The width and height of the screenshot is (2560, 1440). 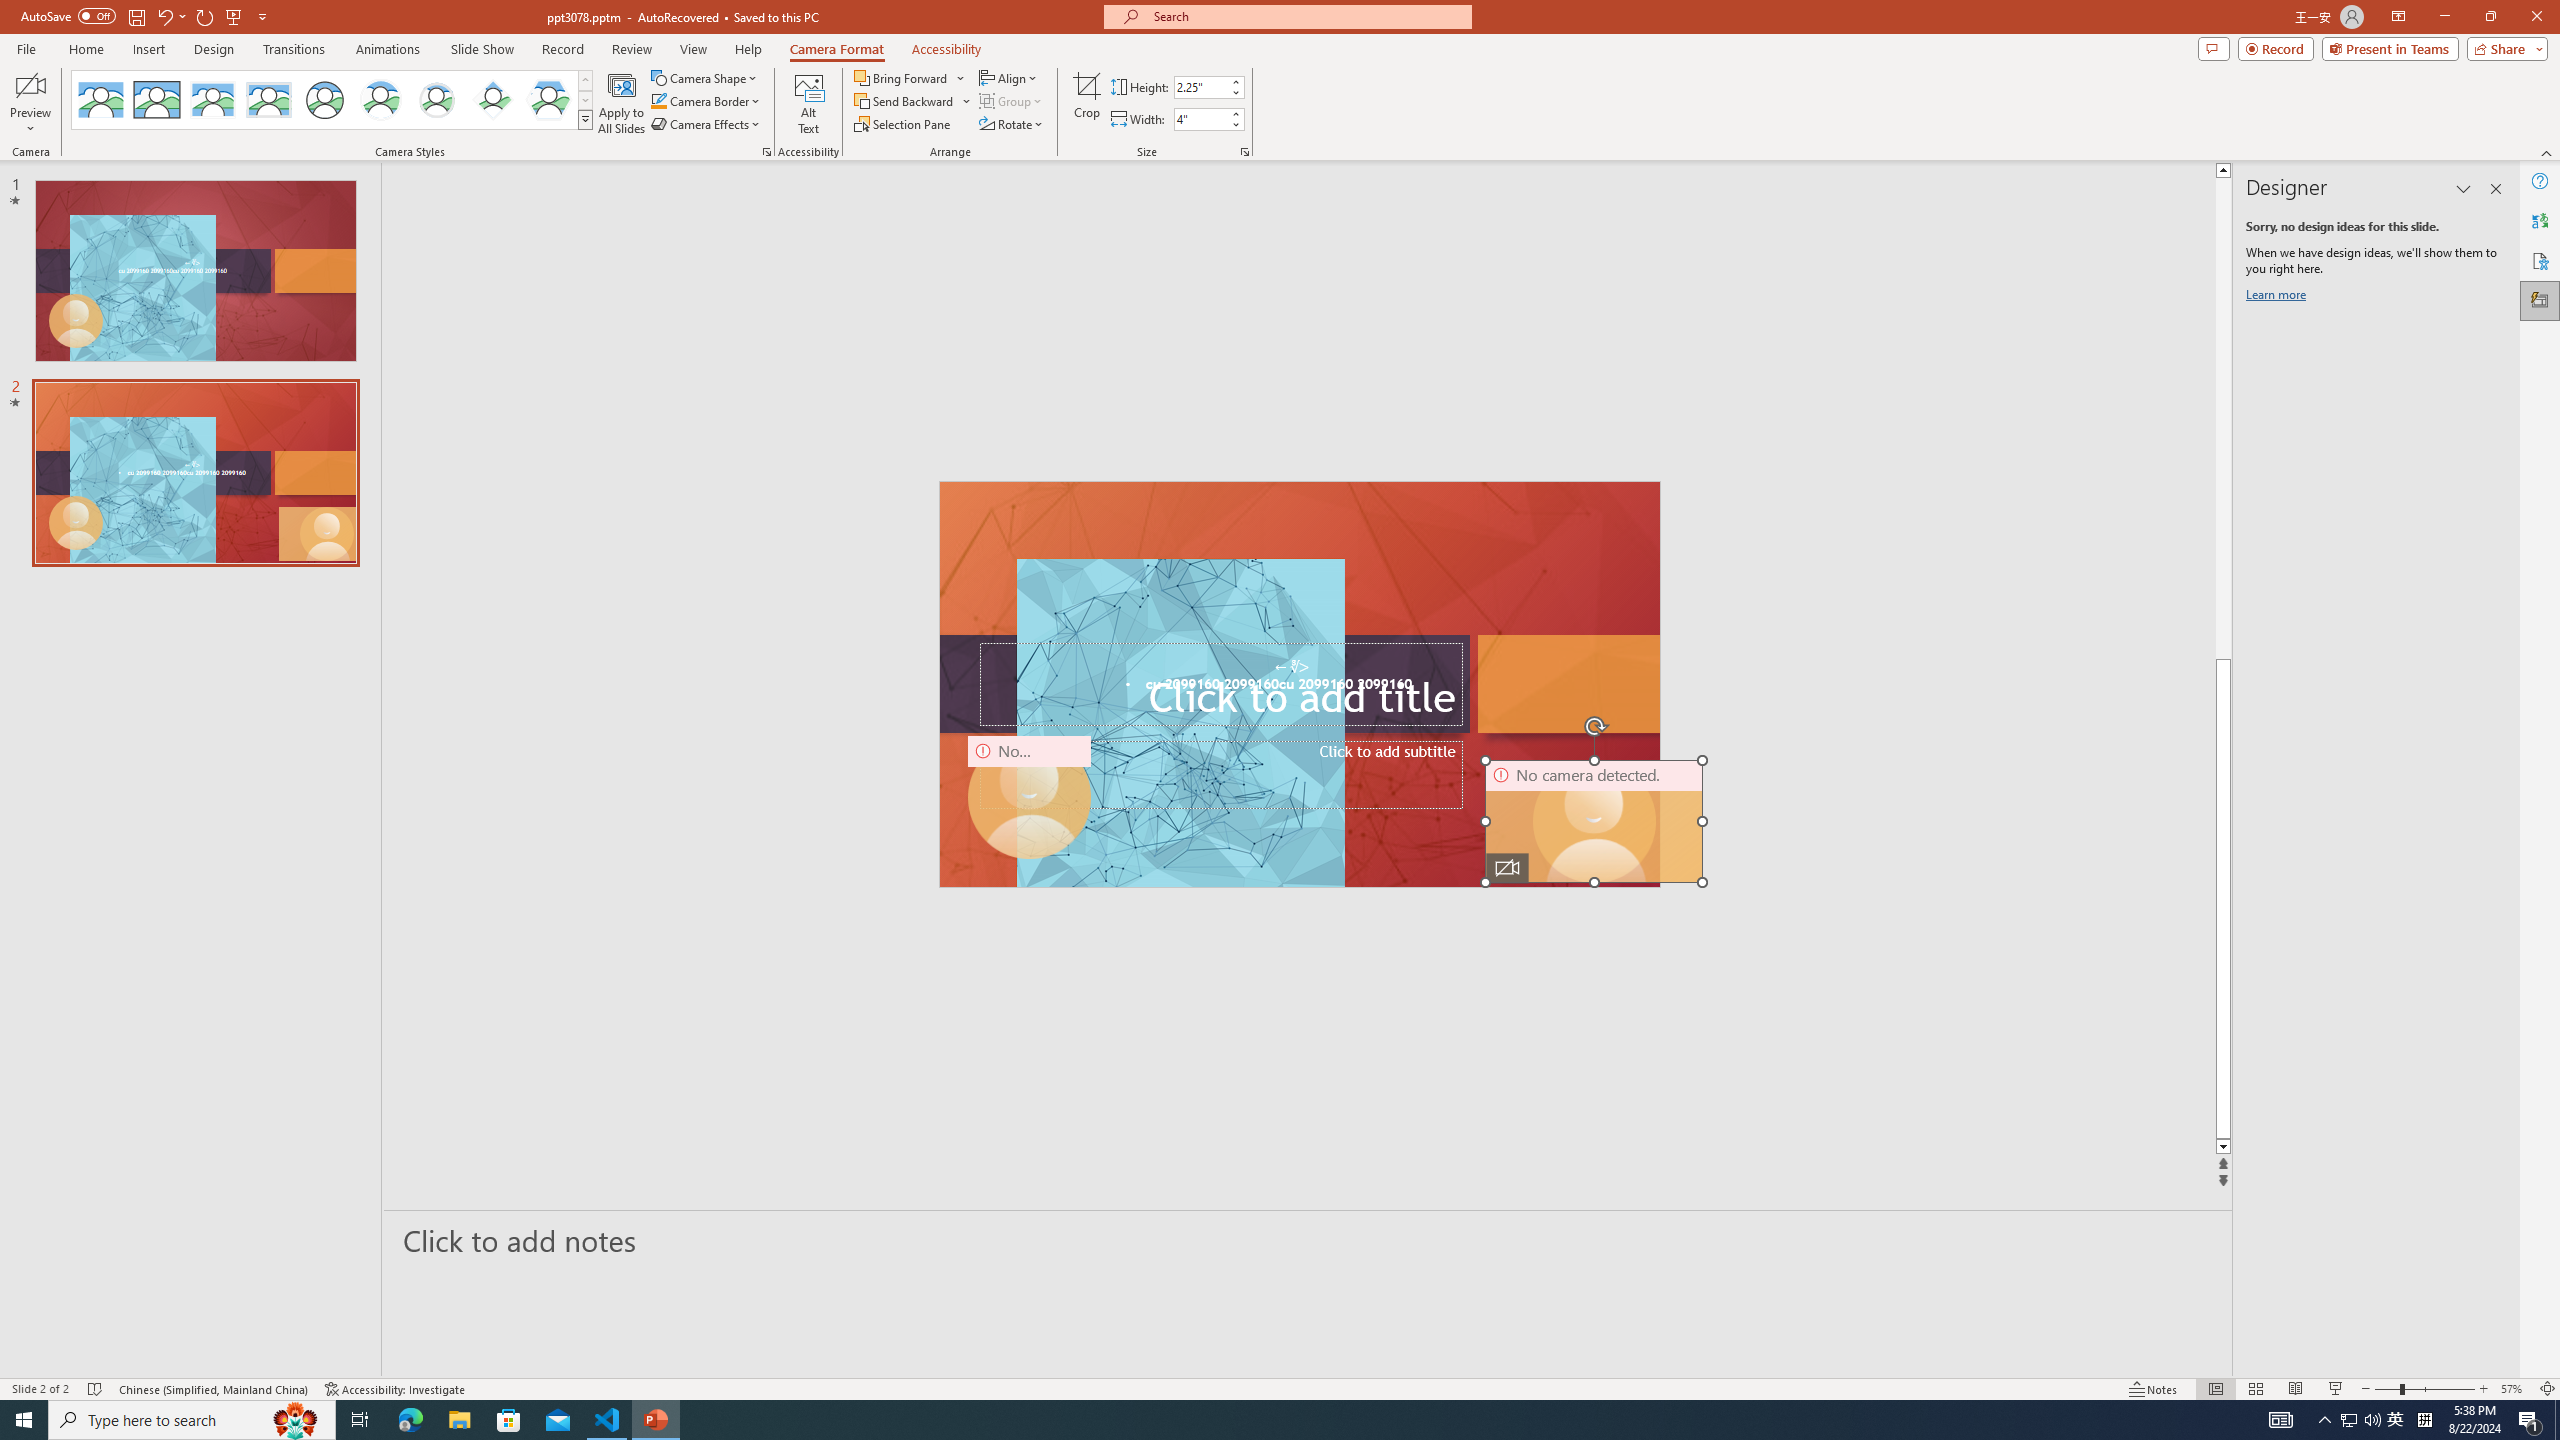 What do you see at coordinates (1296, 685) in the screenshot?
I see `'TextBox 61'` at bounding box center [1296, 685].